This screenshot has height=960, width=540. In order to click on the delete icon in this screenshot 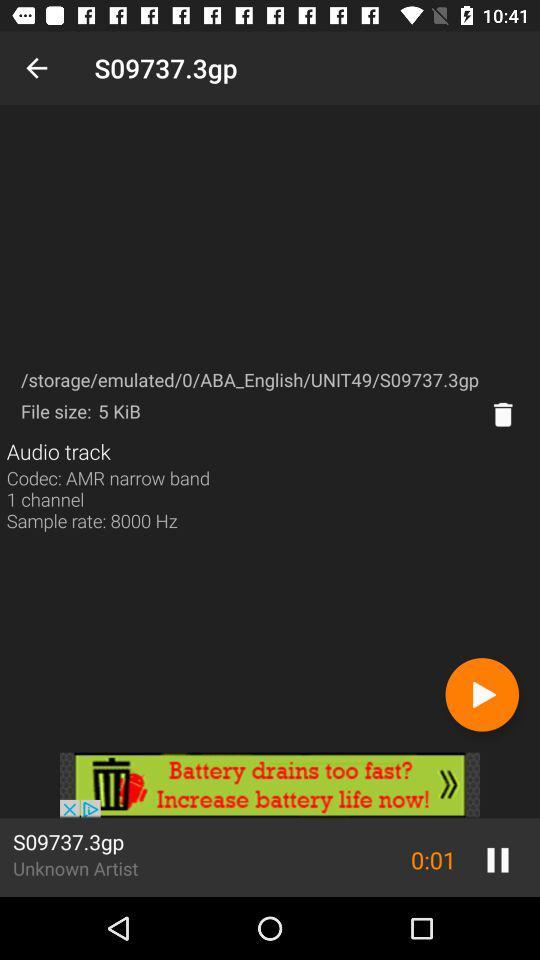, I will do `click(502, 413)`.